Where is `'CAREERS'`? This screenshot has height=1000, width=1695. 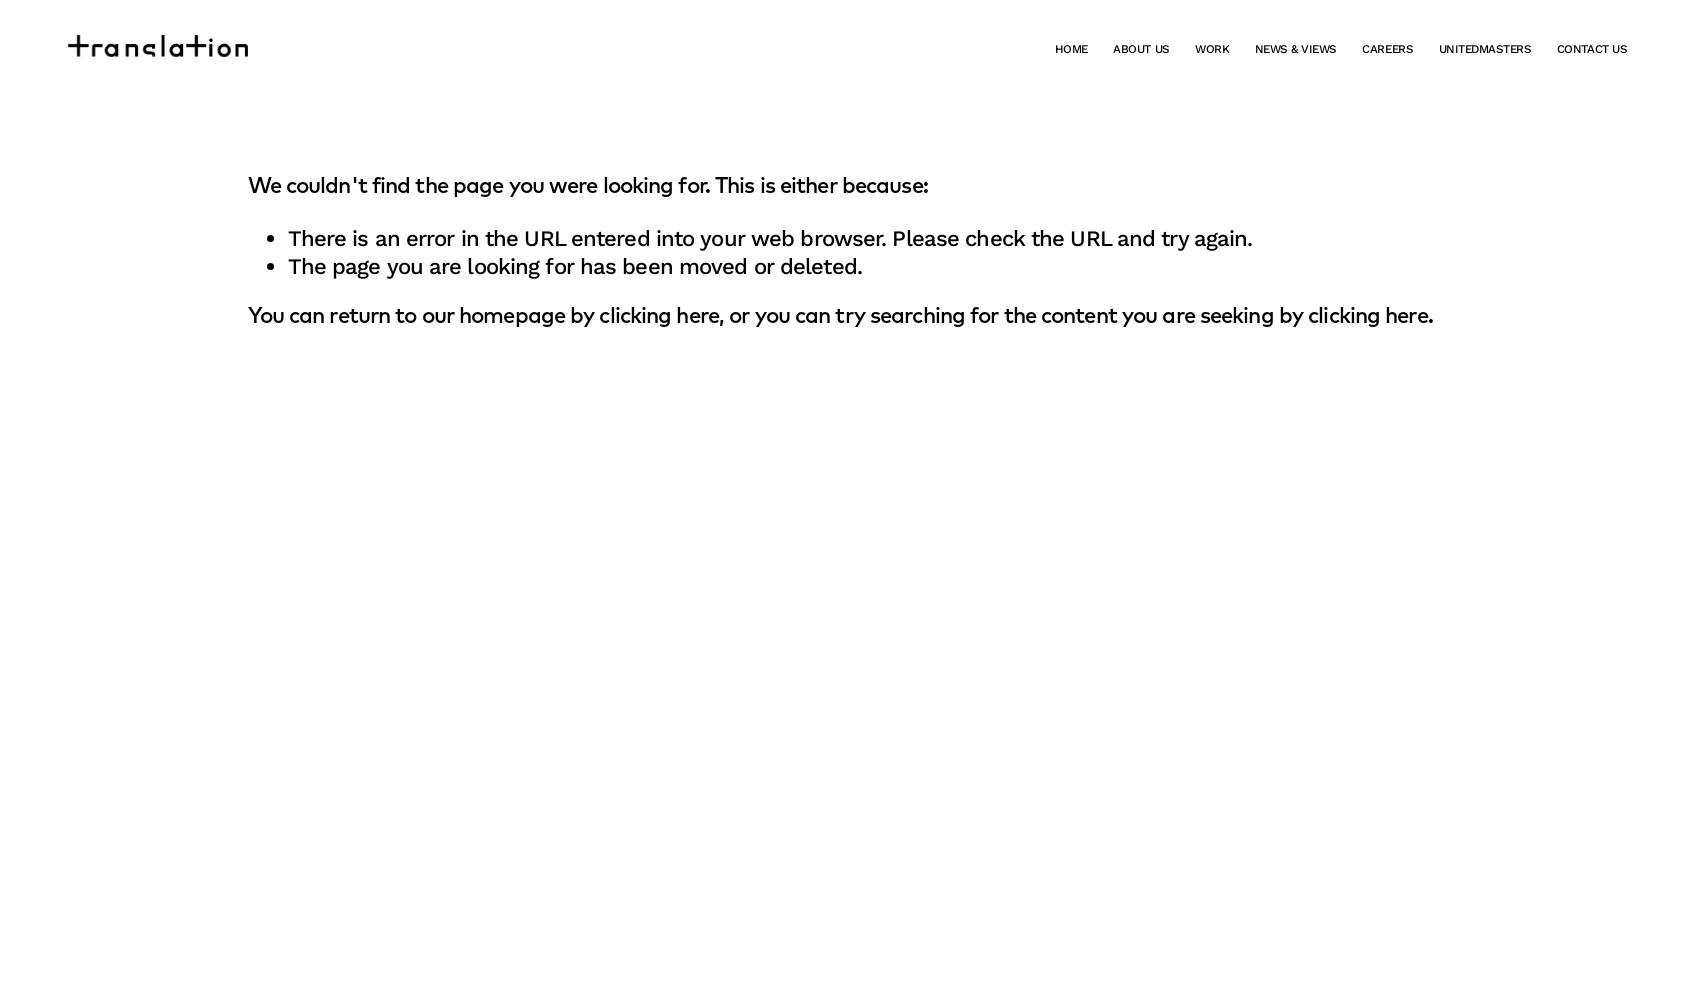 'CAREERS' is located at coordinates (1386, 48).